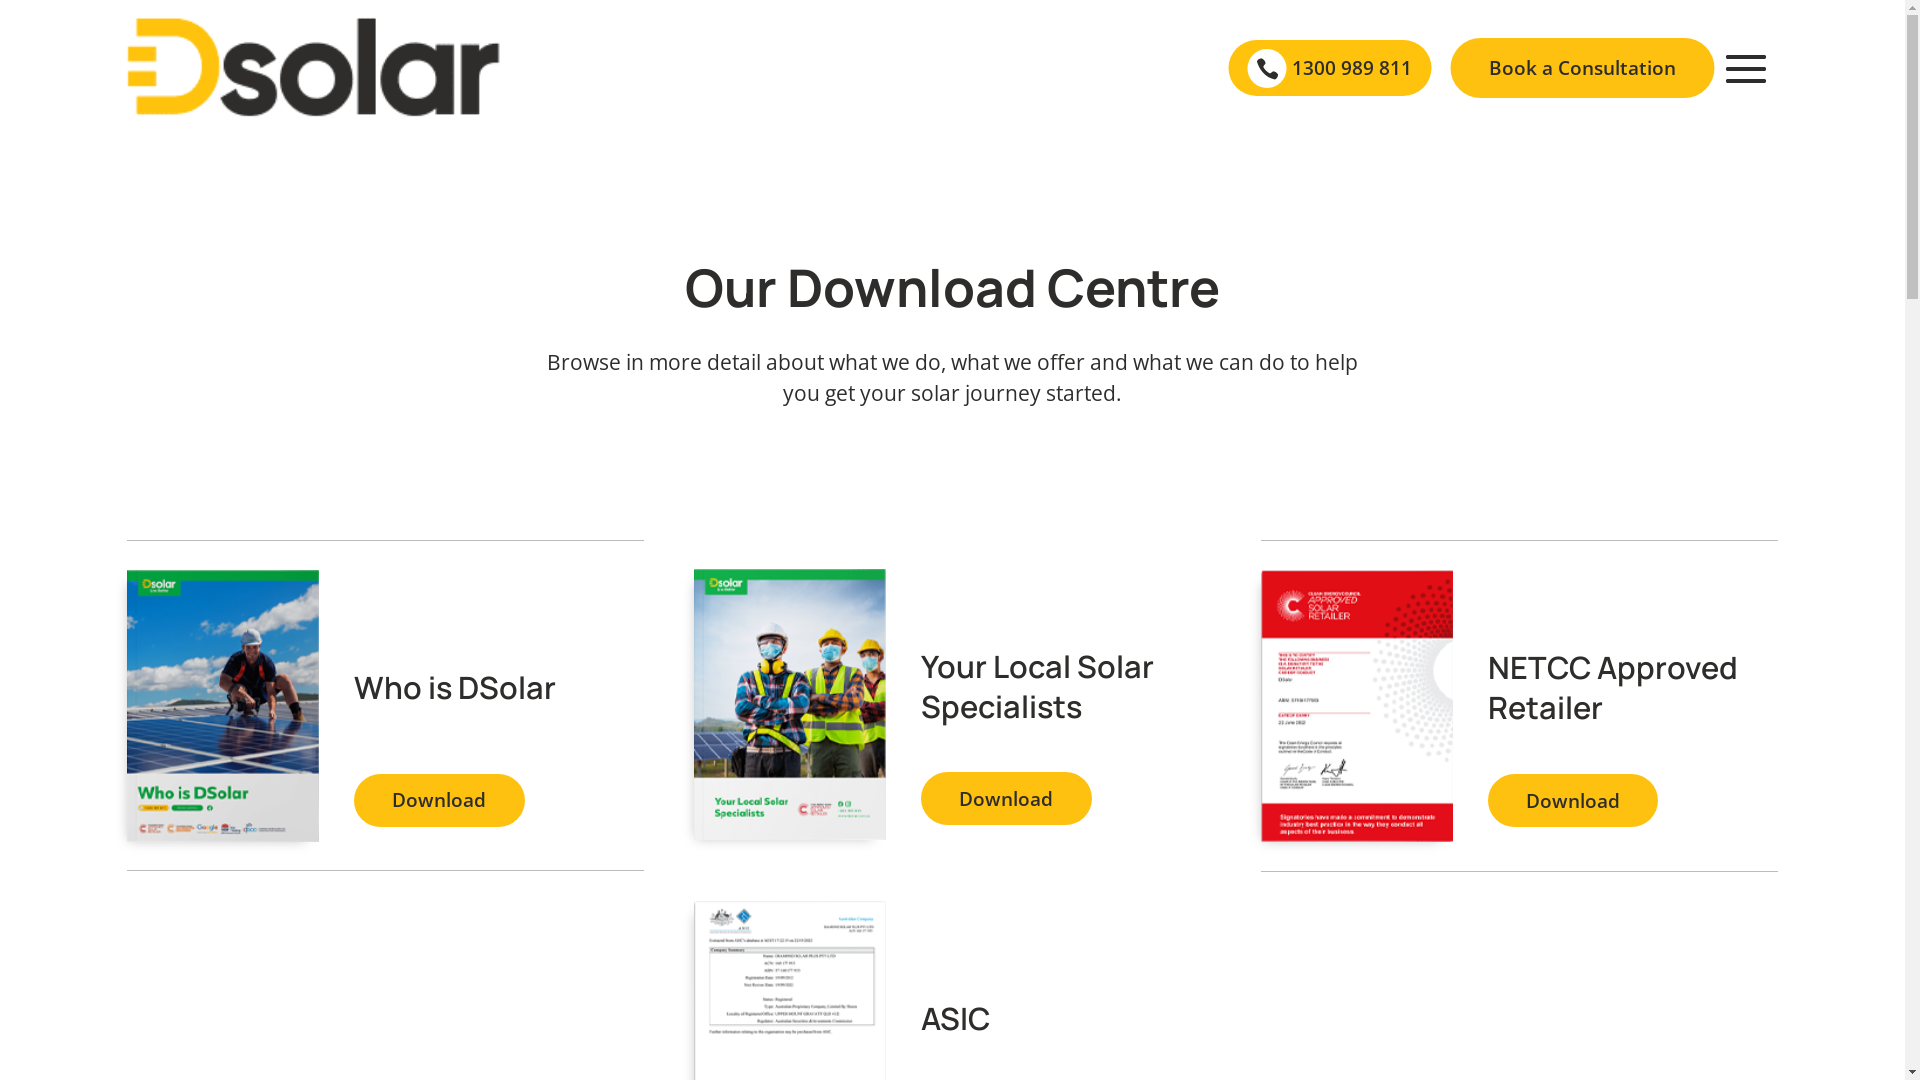  What do you see at coordinates (1488, 685) in the screenshot?
I see `'NETCC Approved Retailer'` at bounding box center [1488, 685].